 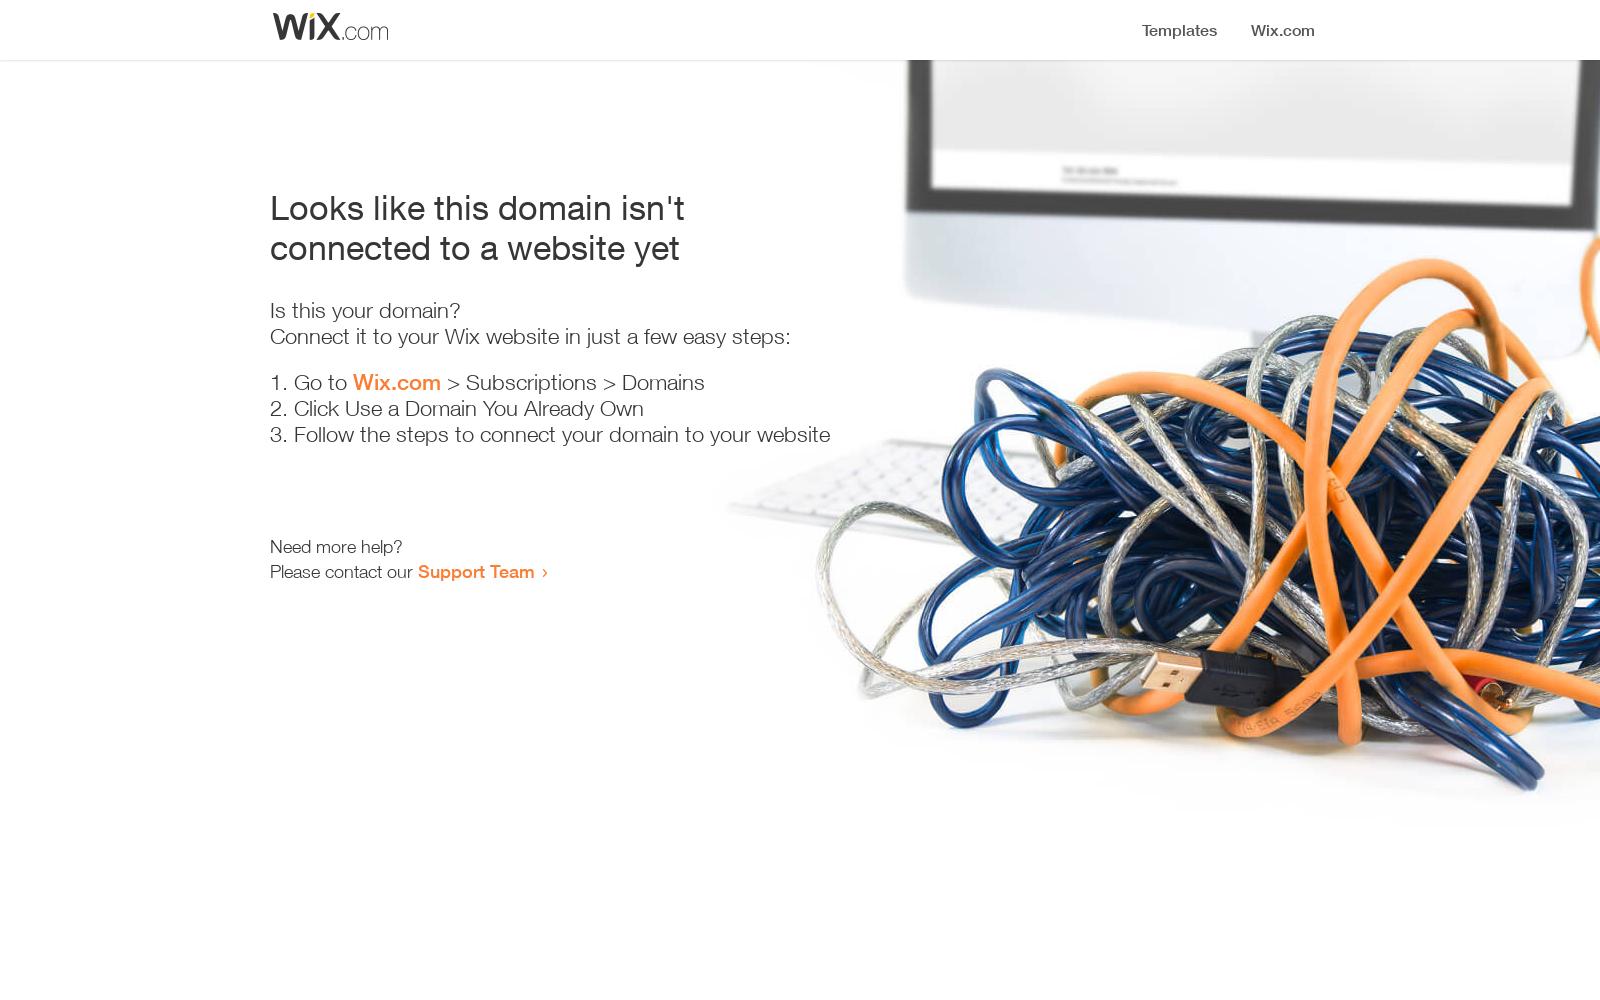 I want to click on 'Go to', so click(x=293, y=382).